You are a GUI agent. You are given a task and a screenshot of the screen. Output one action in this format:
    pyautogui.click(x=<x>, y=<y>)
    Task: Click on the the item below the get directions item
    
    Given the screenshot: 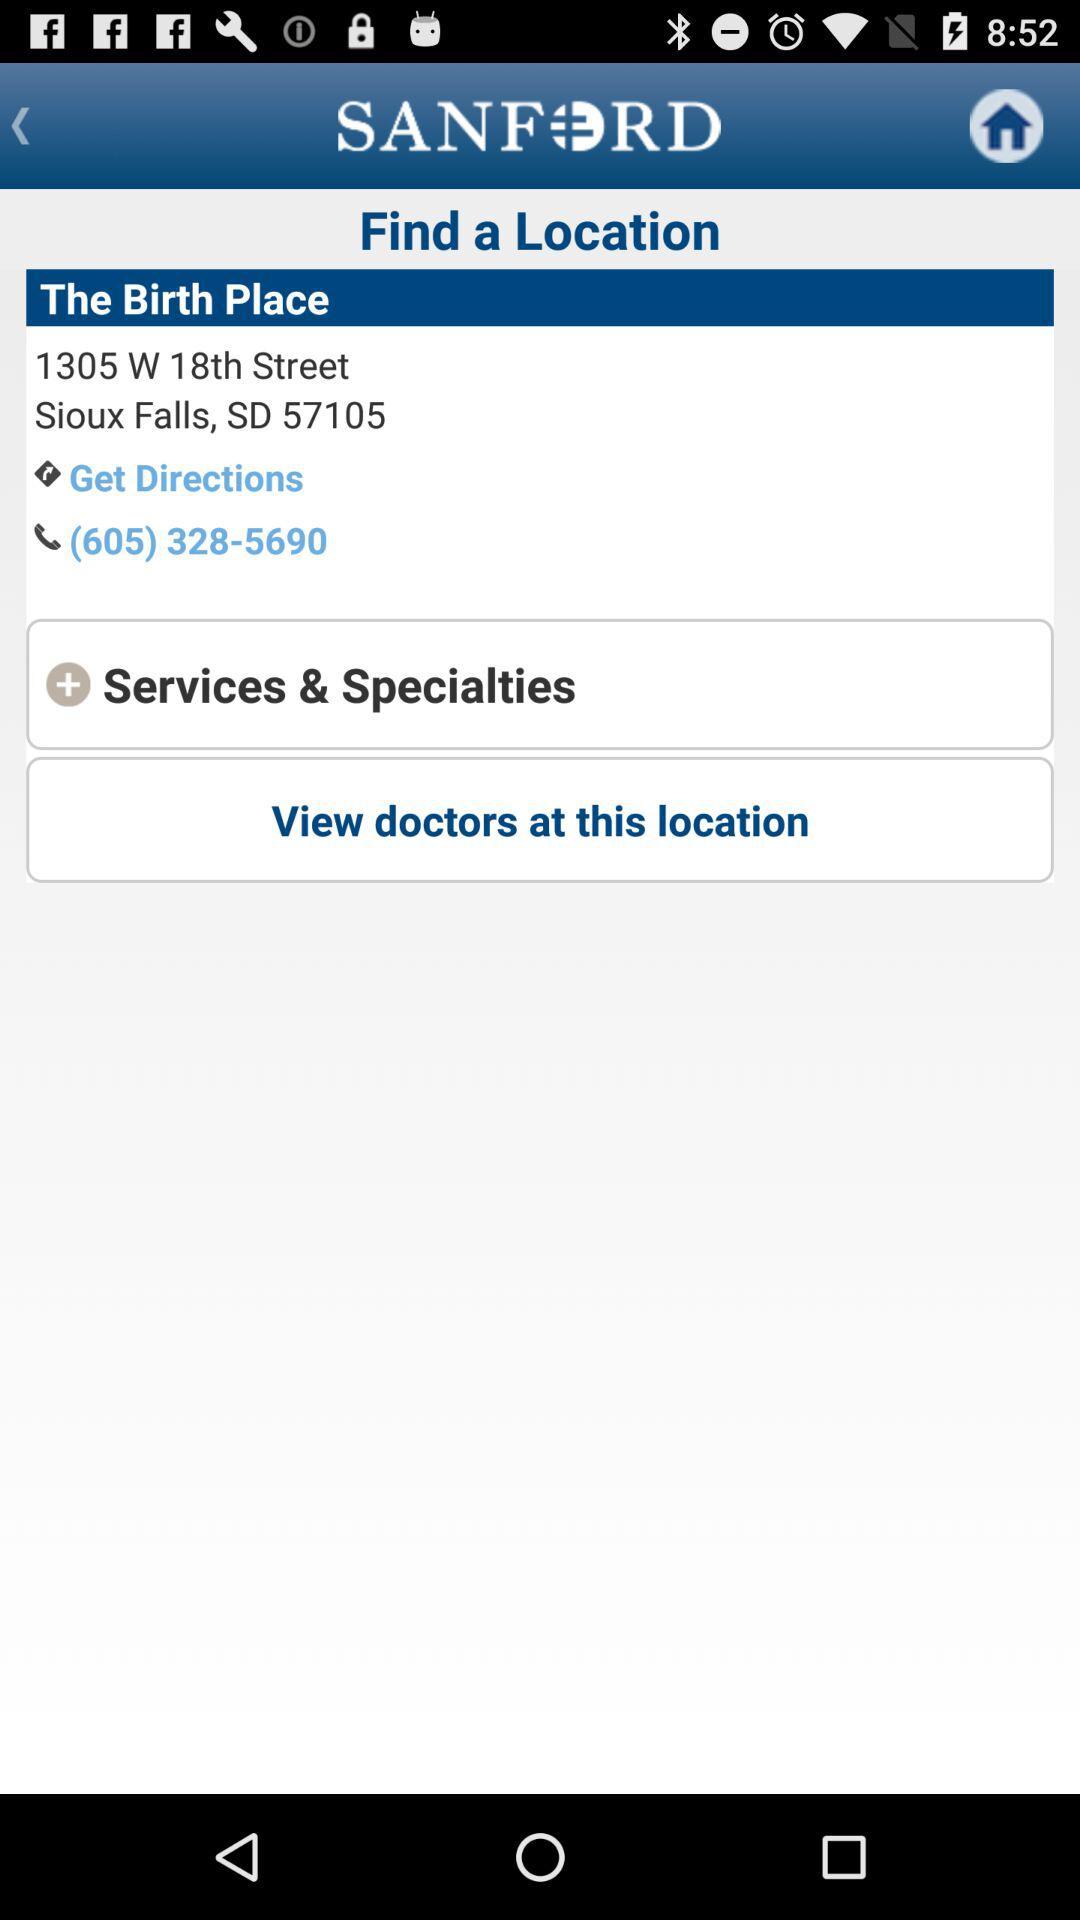 What is the action you would take?
    pyautogui.click(x=198, y=539)
    